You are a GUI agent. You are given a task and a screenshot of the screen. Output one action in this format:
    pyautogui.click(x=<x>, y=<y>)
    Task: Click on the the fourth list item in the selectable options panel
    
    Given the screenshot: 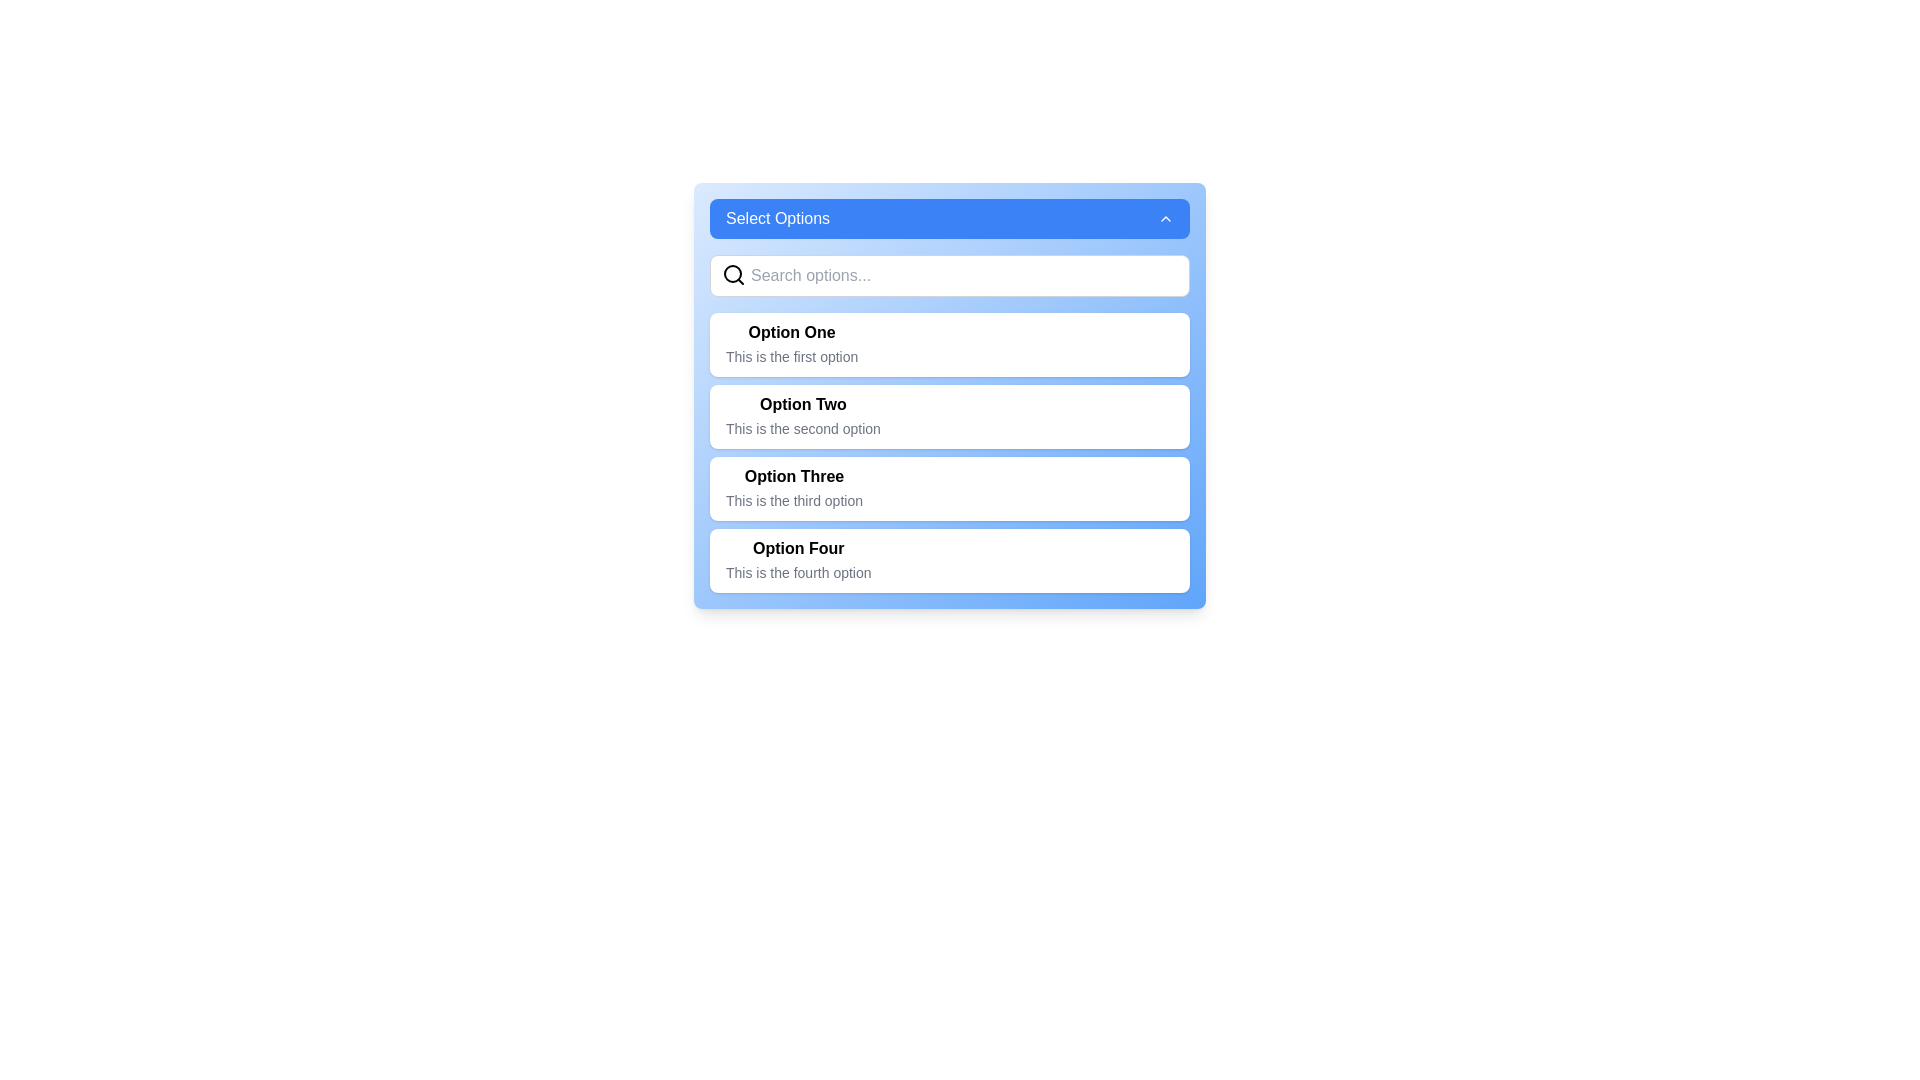 What is the action you would take?
    pyautogui.click(x=949, y=560)
    